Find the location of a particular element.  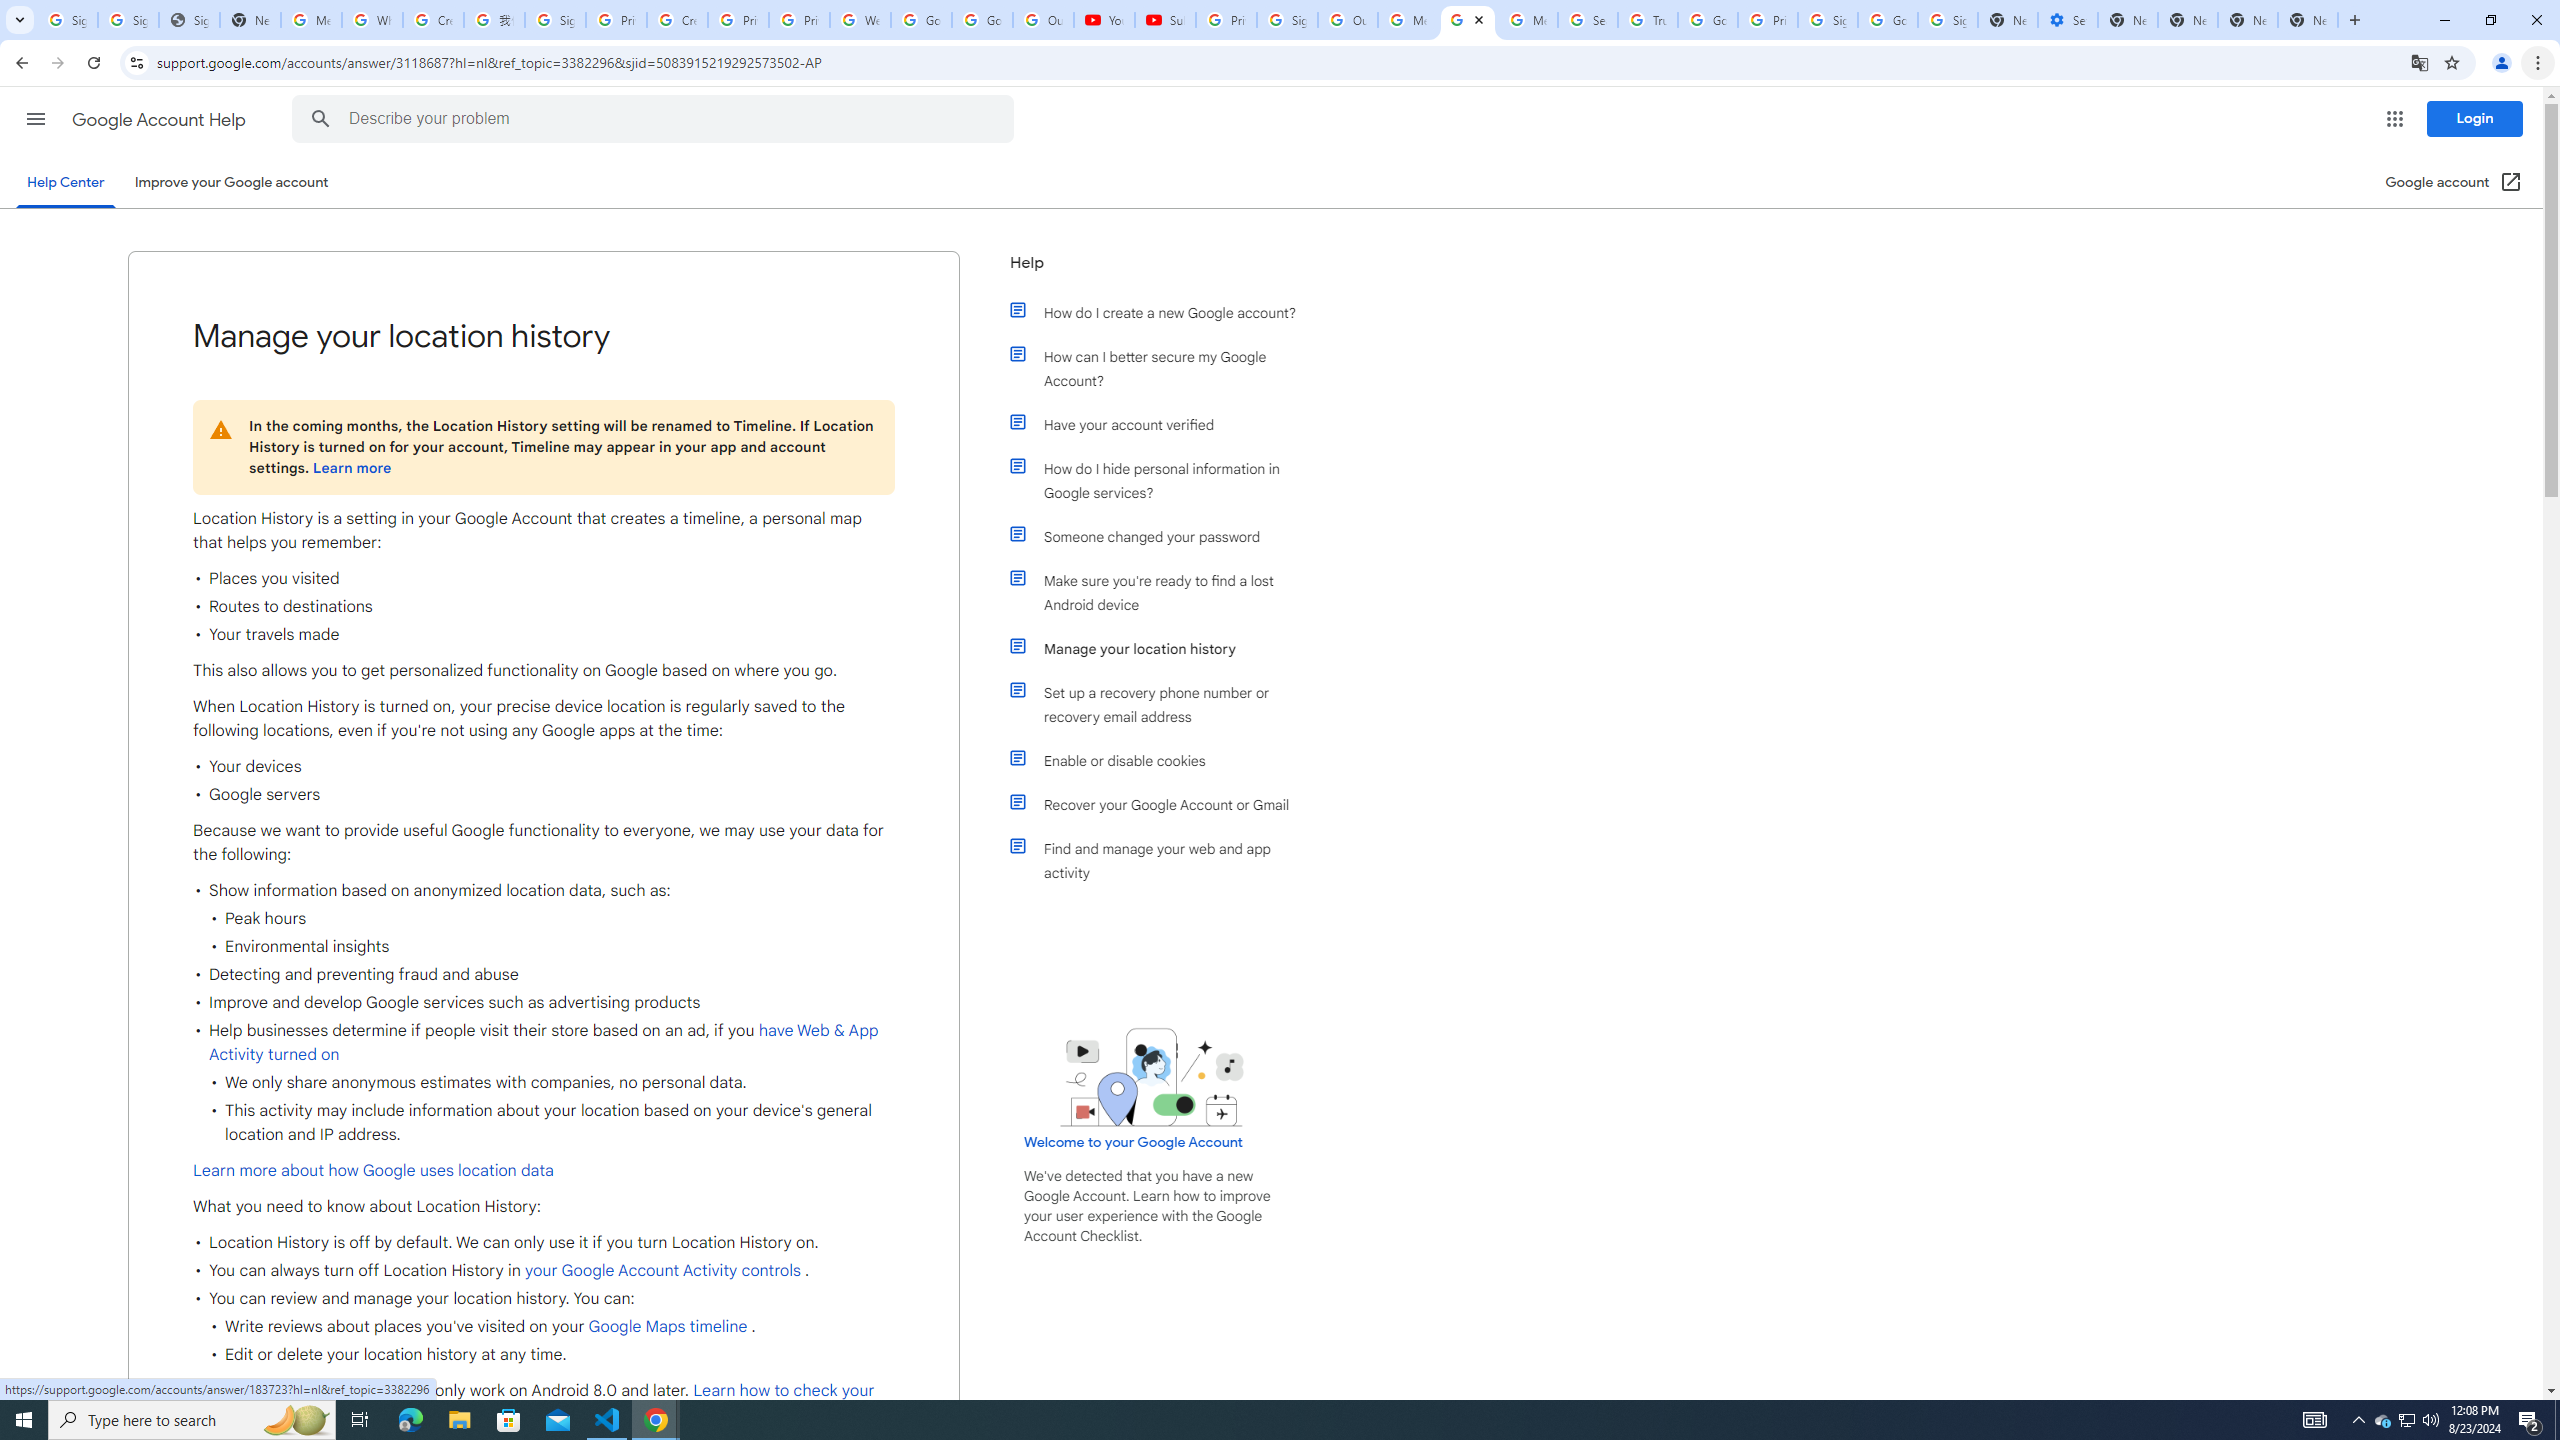

'Set up a recovery phone number or recovery email address' is located at coordinates (1162, 704).